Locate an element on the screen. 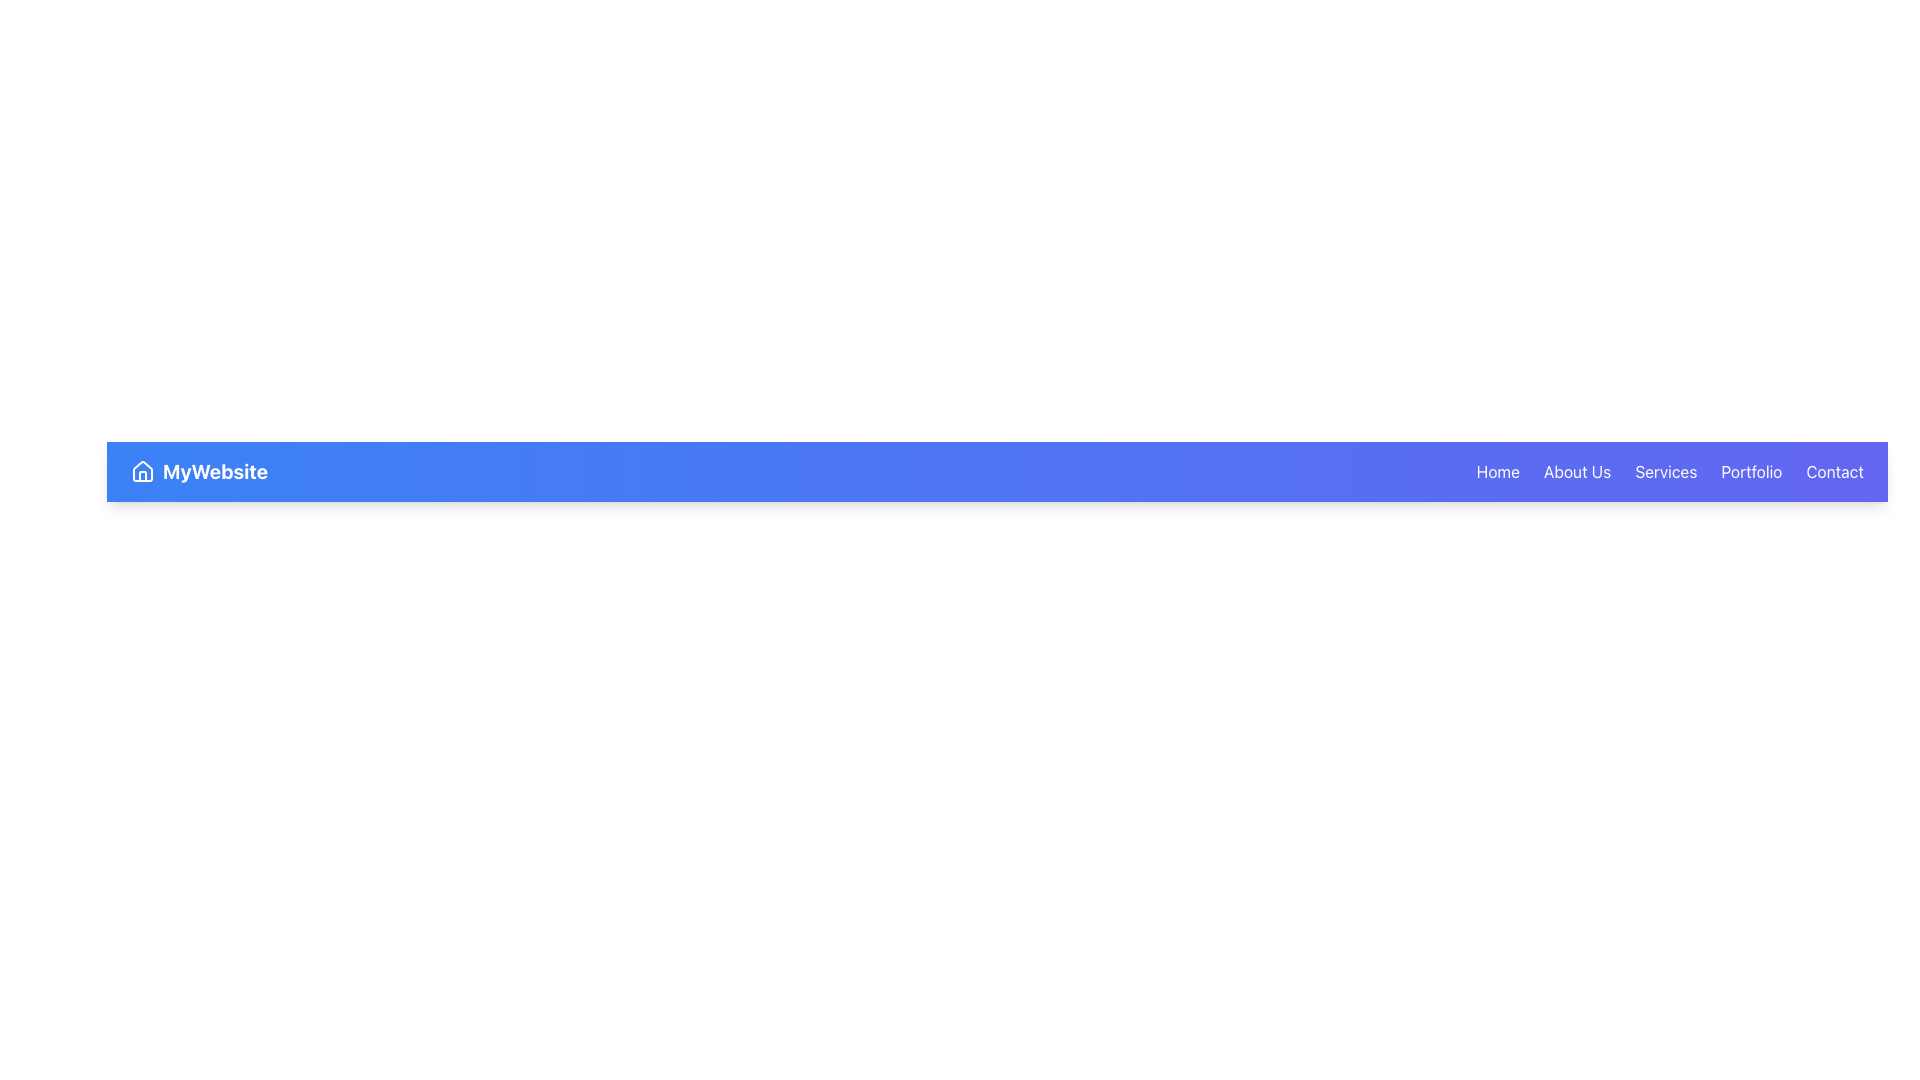 This screenshot has height=1080, width=1920. the branding logo, which is a Text with Icon located at the top-left corner of the navigation bar is located at coordinates (199, 471).